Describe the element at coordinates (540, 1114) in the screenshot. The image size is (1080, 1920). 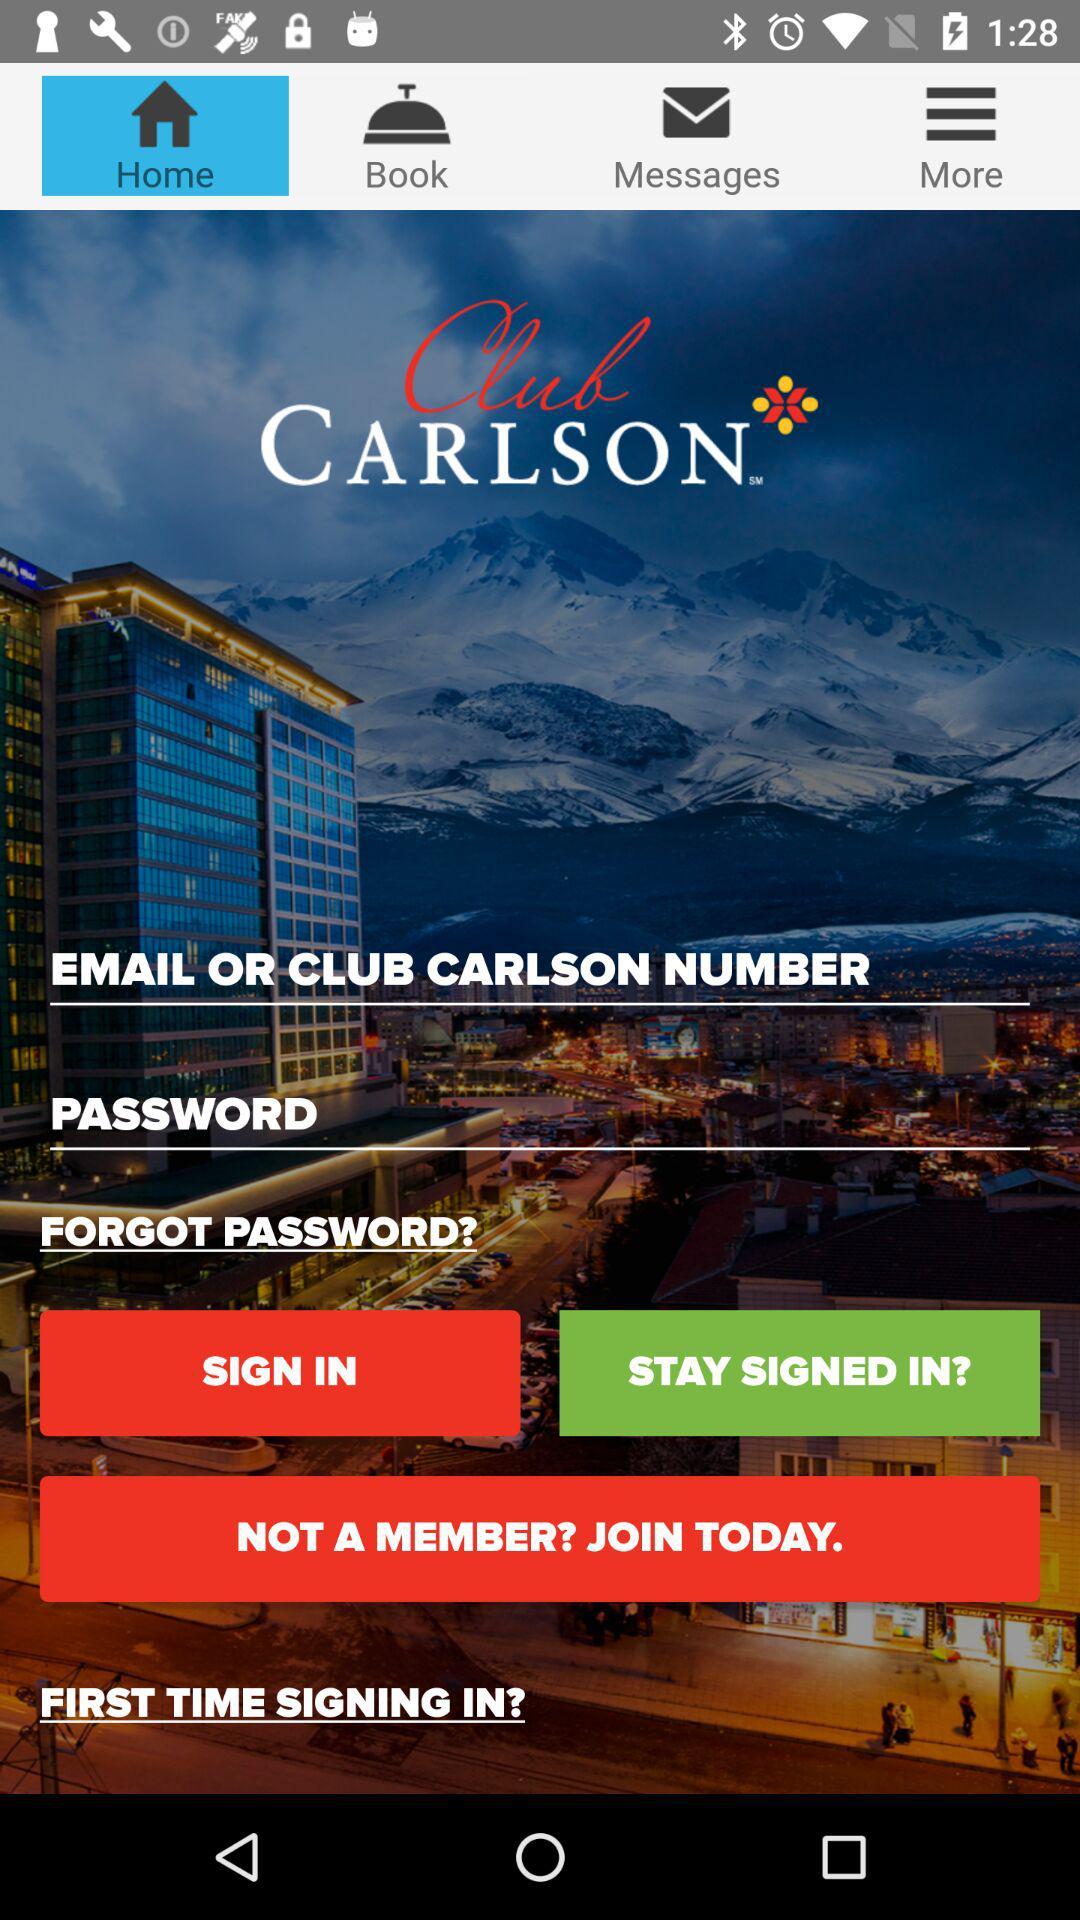
I see `for password` at that location.